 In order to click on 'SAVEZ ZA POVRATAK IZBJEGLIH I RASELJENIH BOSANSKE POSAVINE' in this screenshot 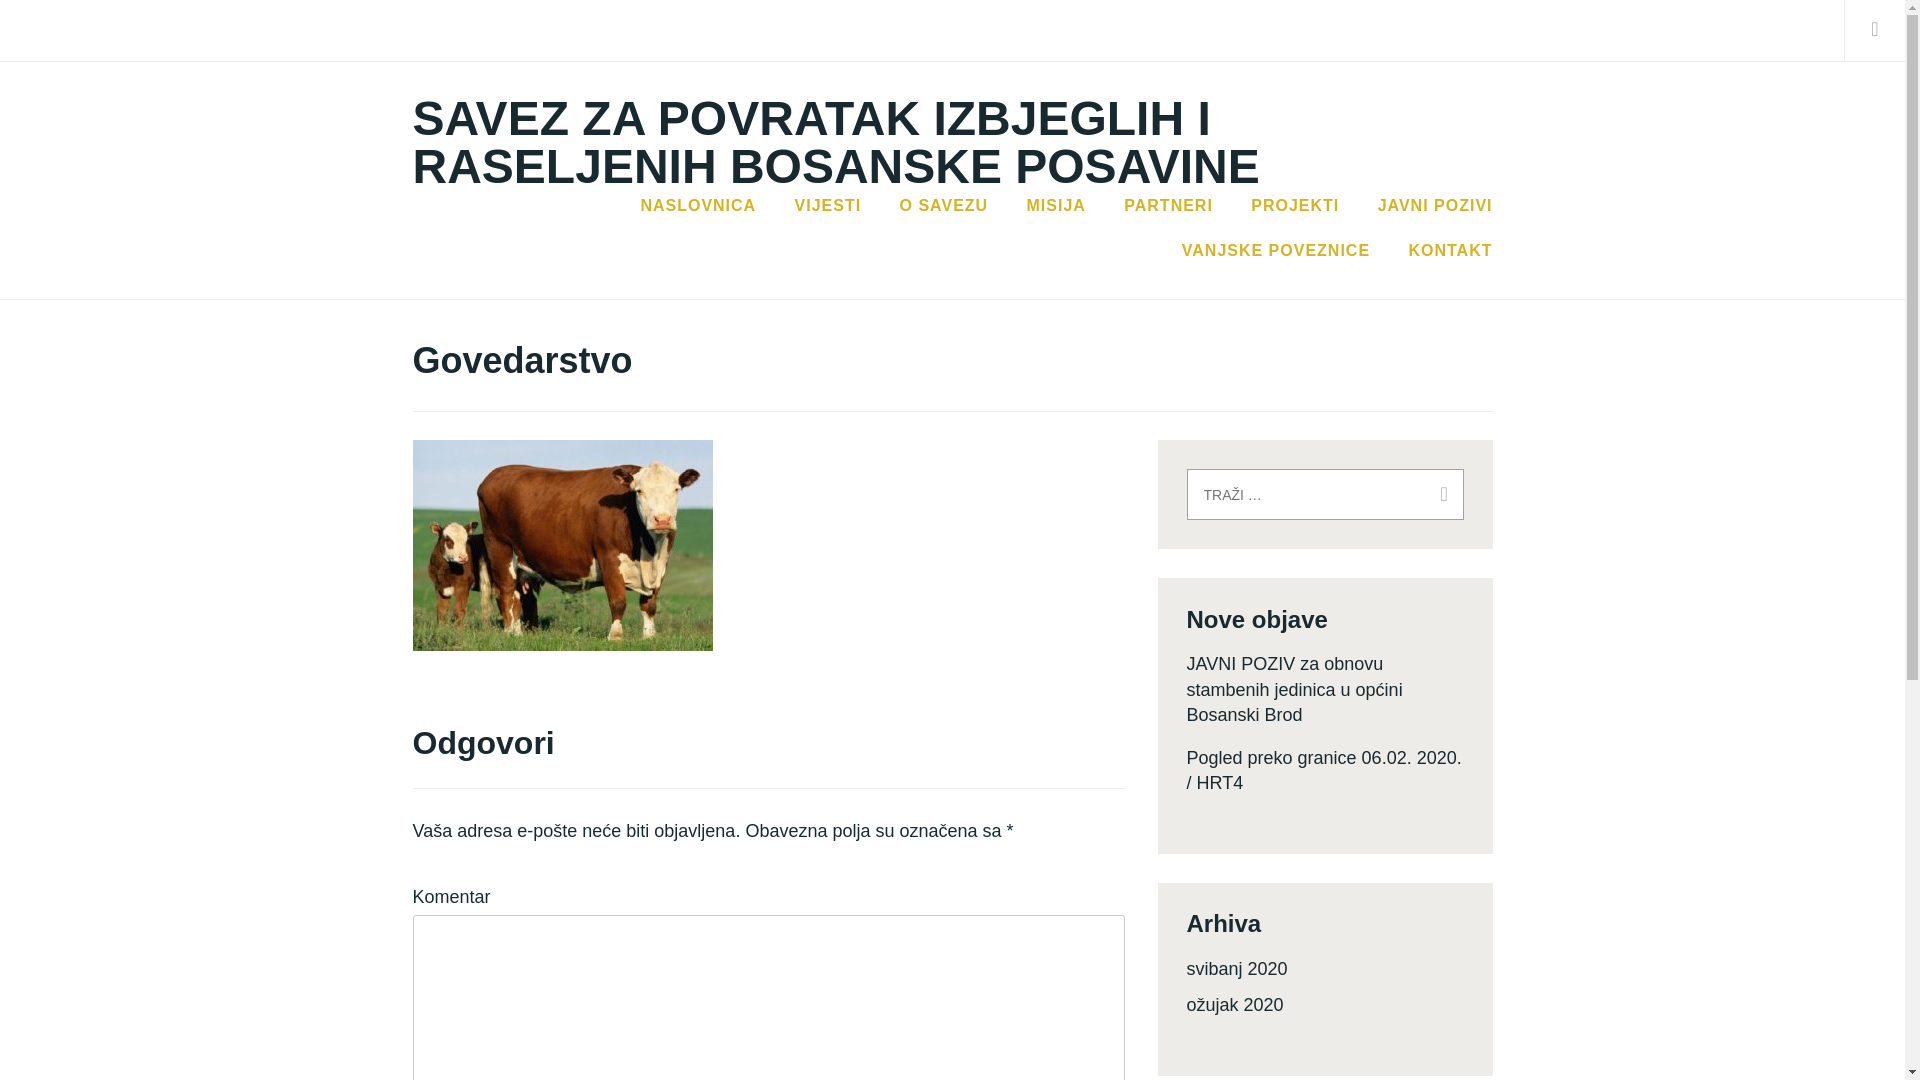, I will do `click(835, 141)`.